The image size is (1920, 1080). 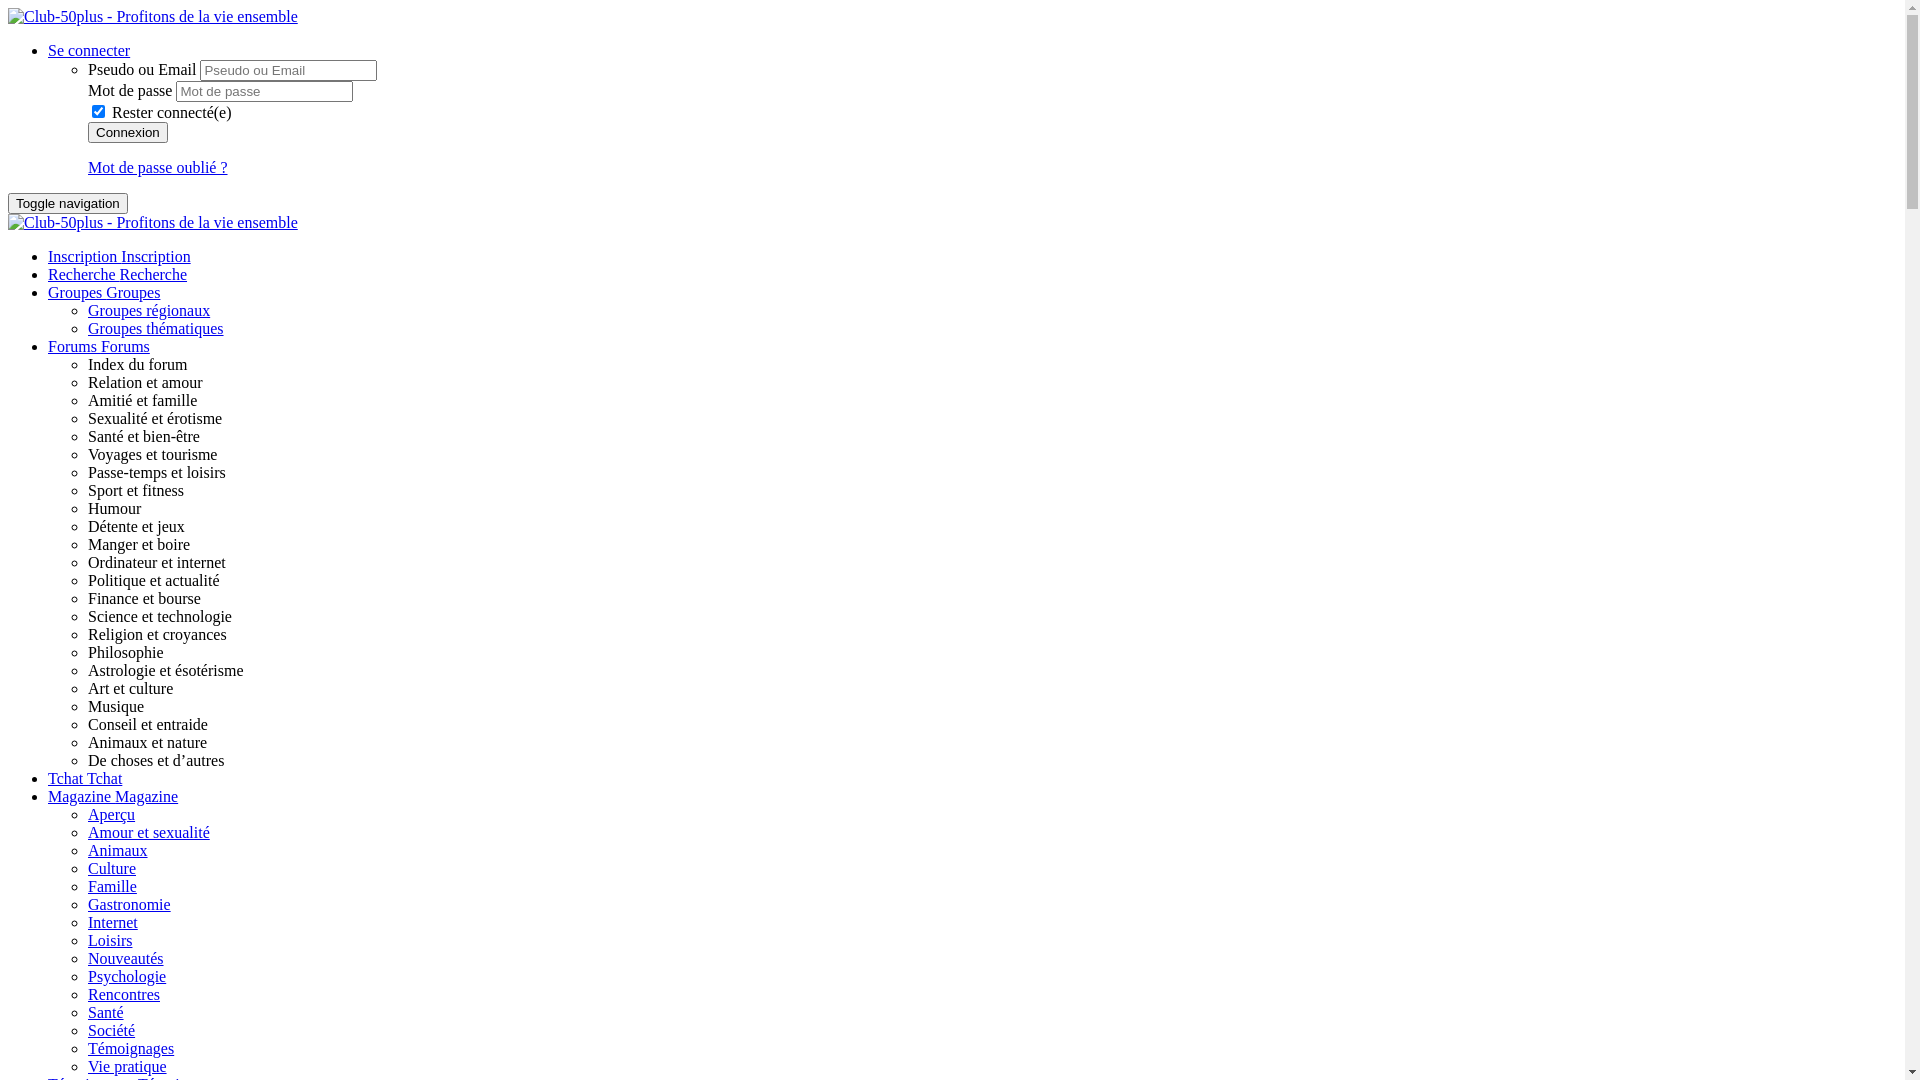 What do you see at coordinates (48, 777) in the screenshot?
I see `'Tchat'` at bounding box center [48, 777].